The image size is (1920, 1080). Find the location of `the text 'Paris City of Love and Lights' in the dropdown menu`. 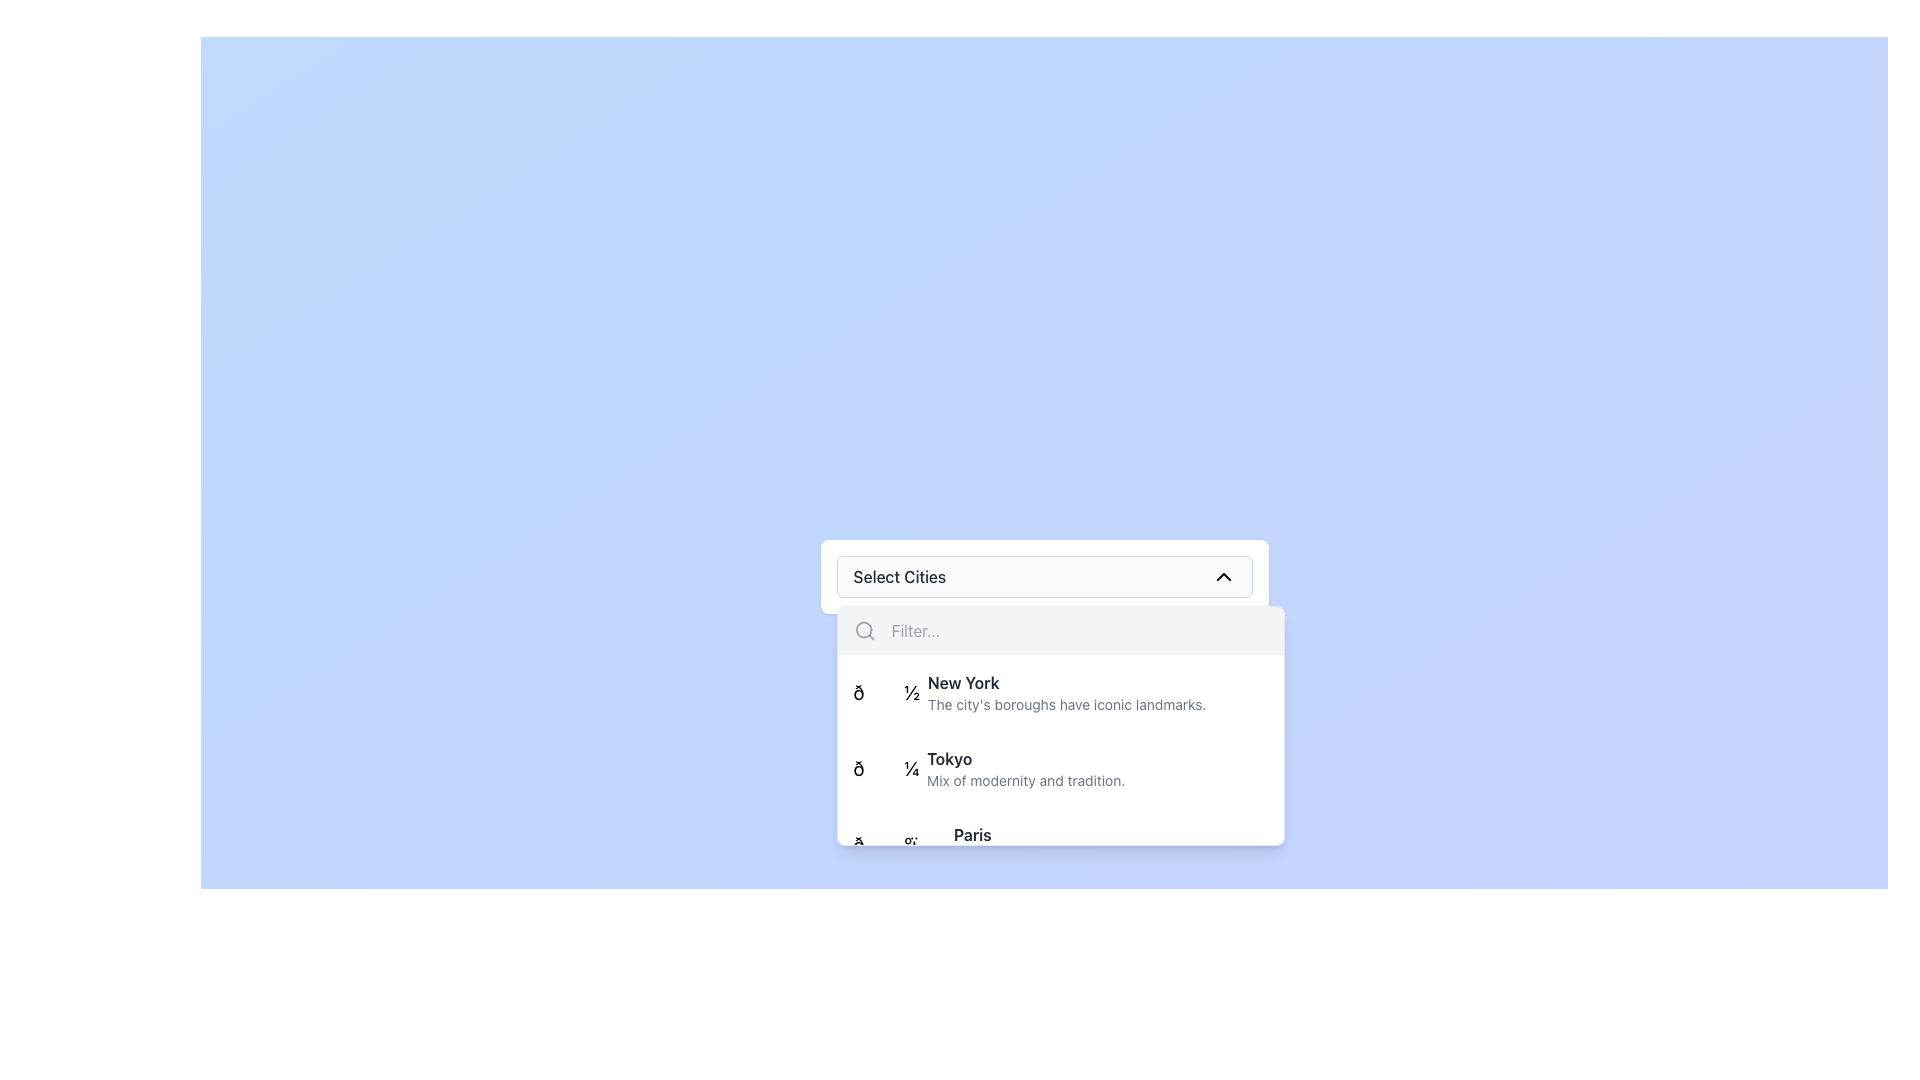

the text 'Paris City of Love and Lights' in the dropdown menu is located at coordinates (1029, 834).